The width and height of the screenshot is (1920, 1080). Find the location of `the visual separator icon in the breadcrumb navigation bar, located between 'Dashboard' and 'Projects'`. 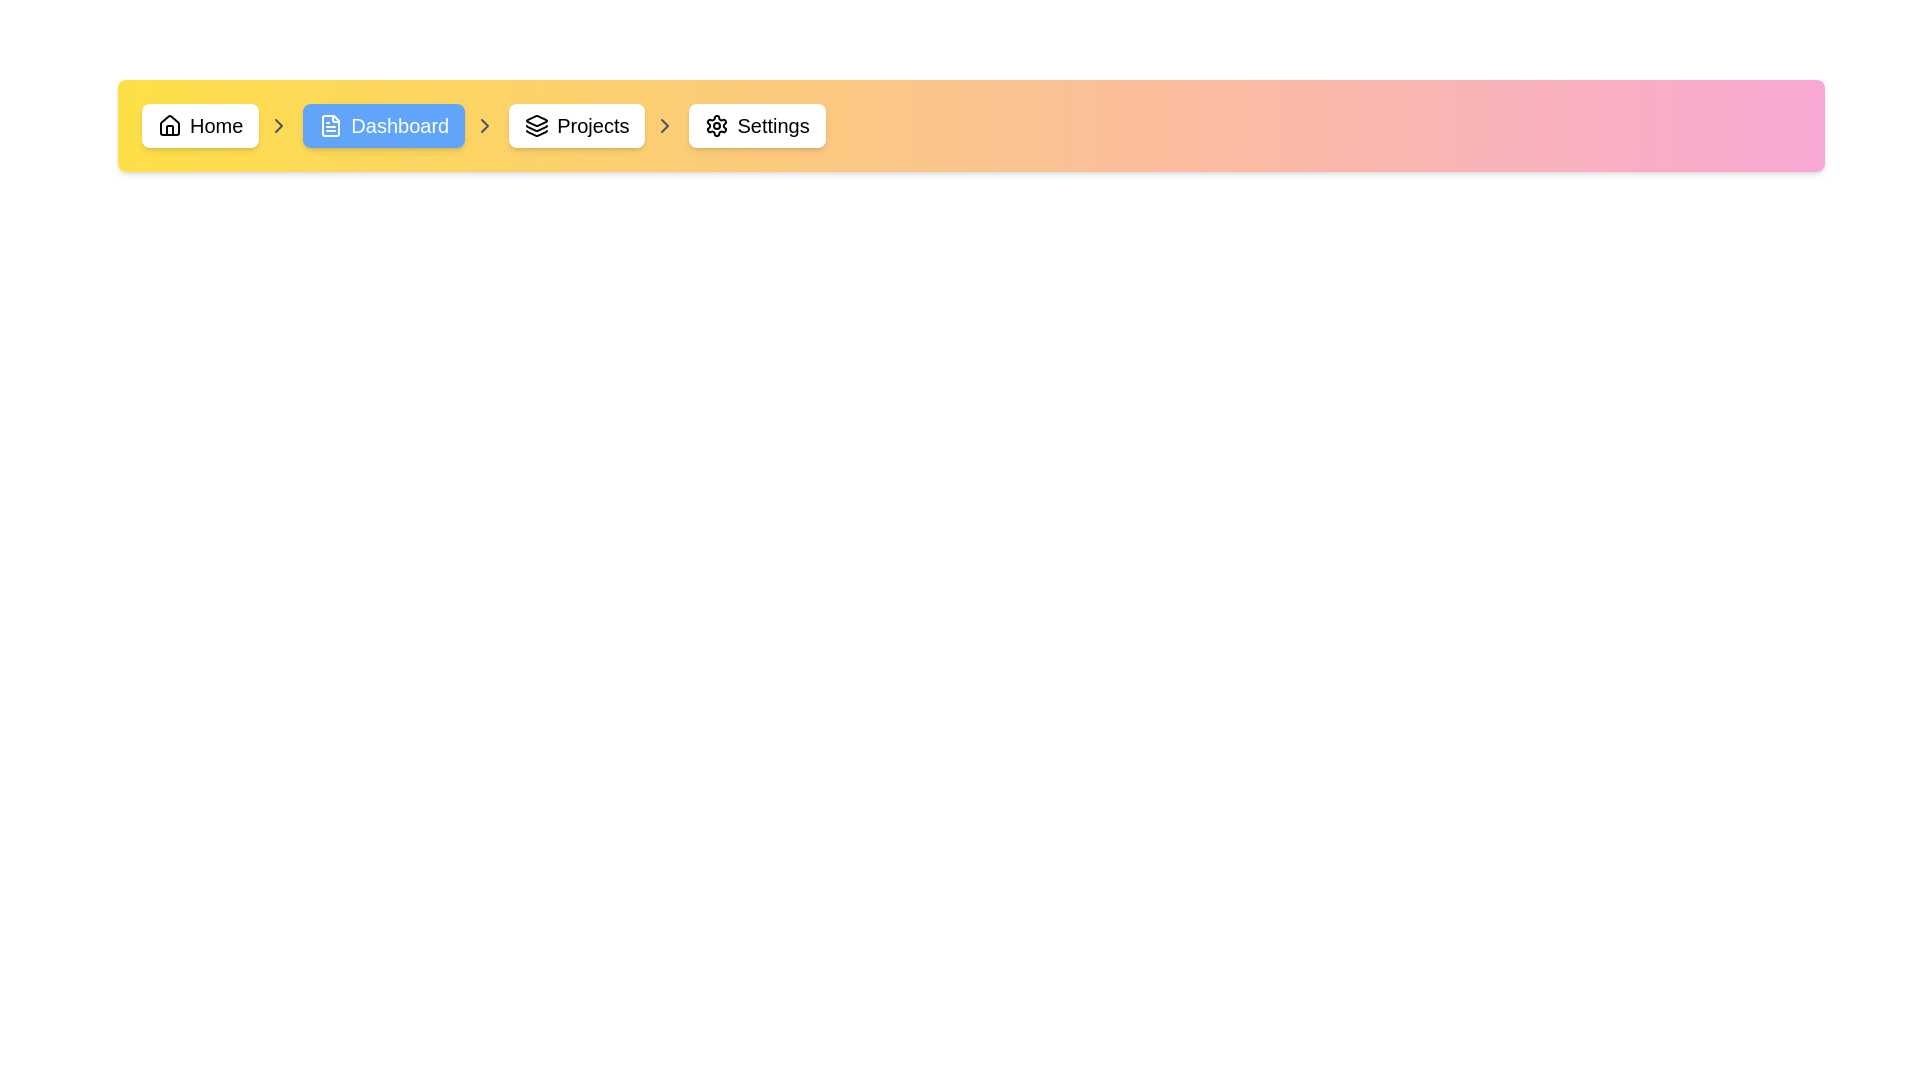

the visual separator icon in the breadcrumb navigation bar, located between 'Dashboard' and 'Projects' is located at coordinates (485, 126).